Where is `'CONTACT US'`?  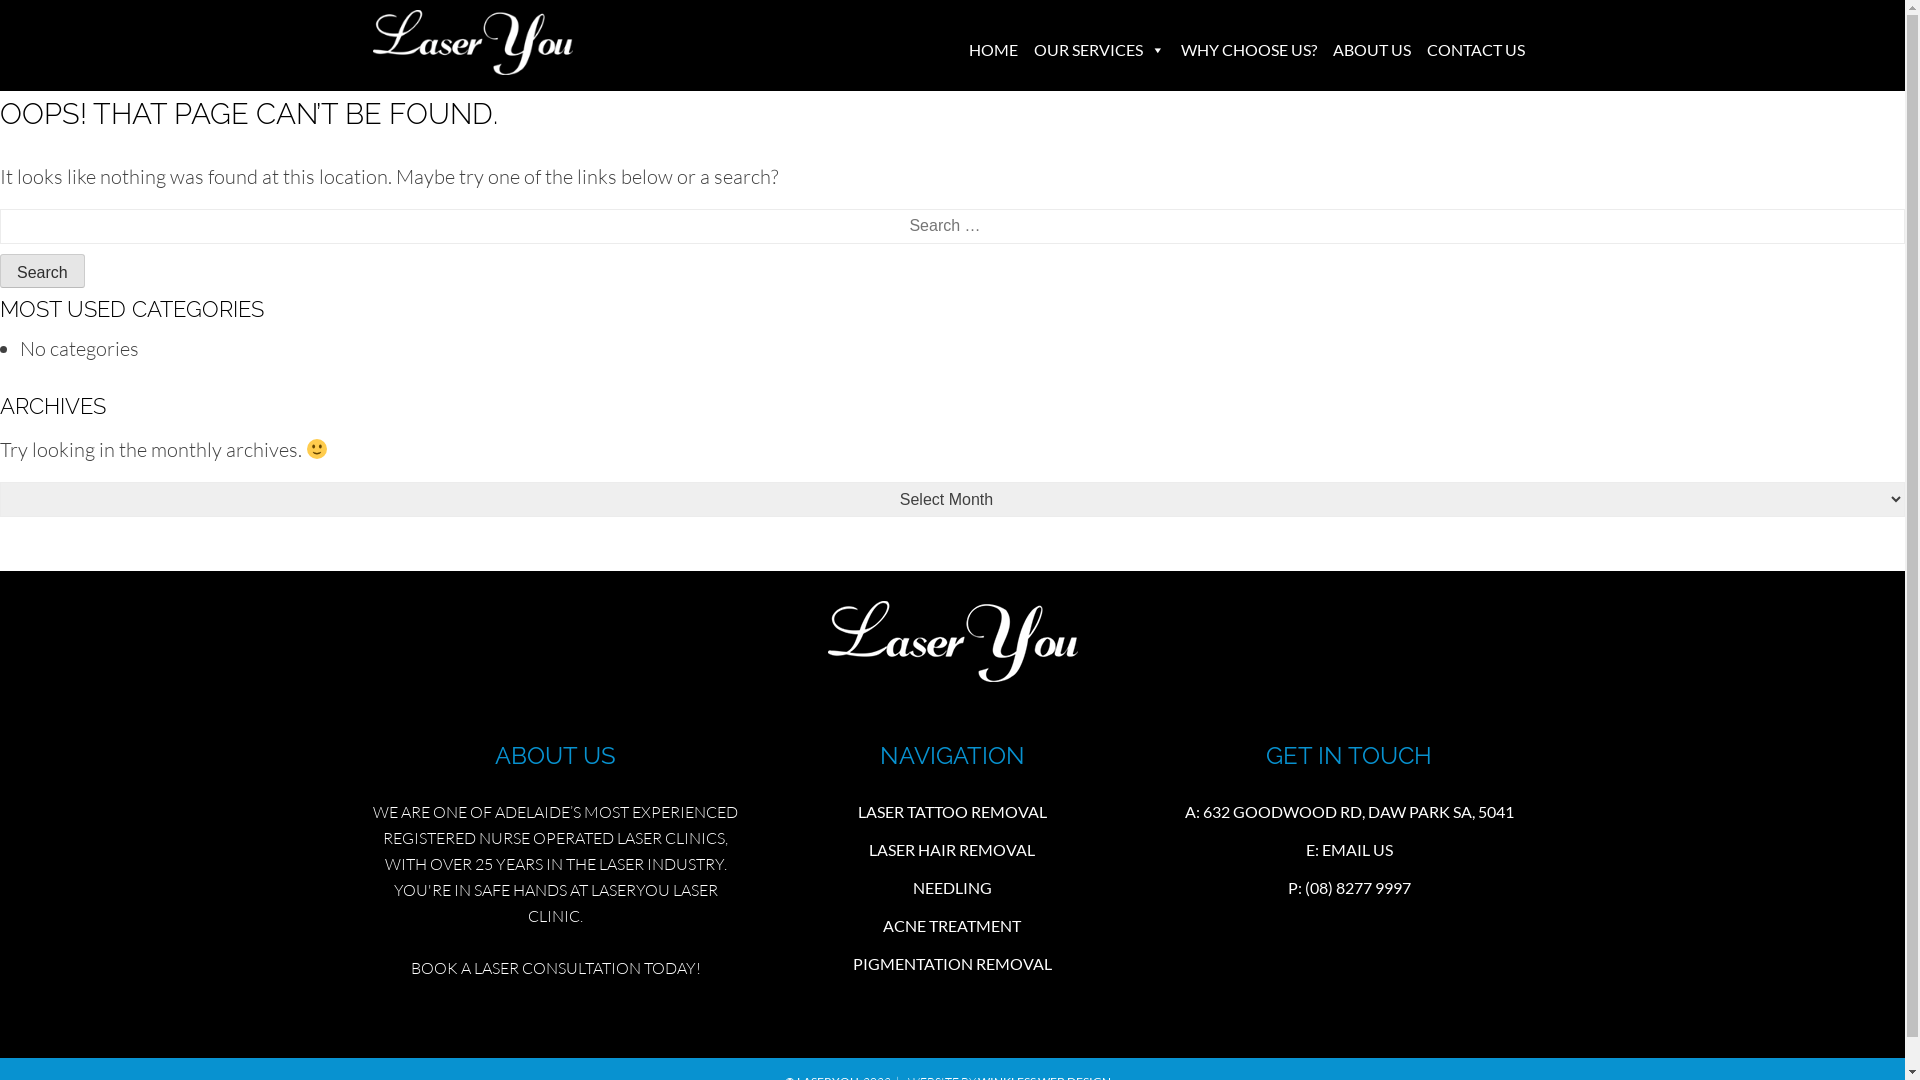 'CONTACT US' is located at coordinates (1474, 49).